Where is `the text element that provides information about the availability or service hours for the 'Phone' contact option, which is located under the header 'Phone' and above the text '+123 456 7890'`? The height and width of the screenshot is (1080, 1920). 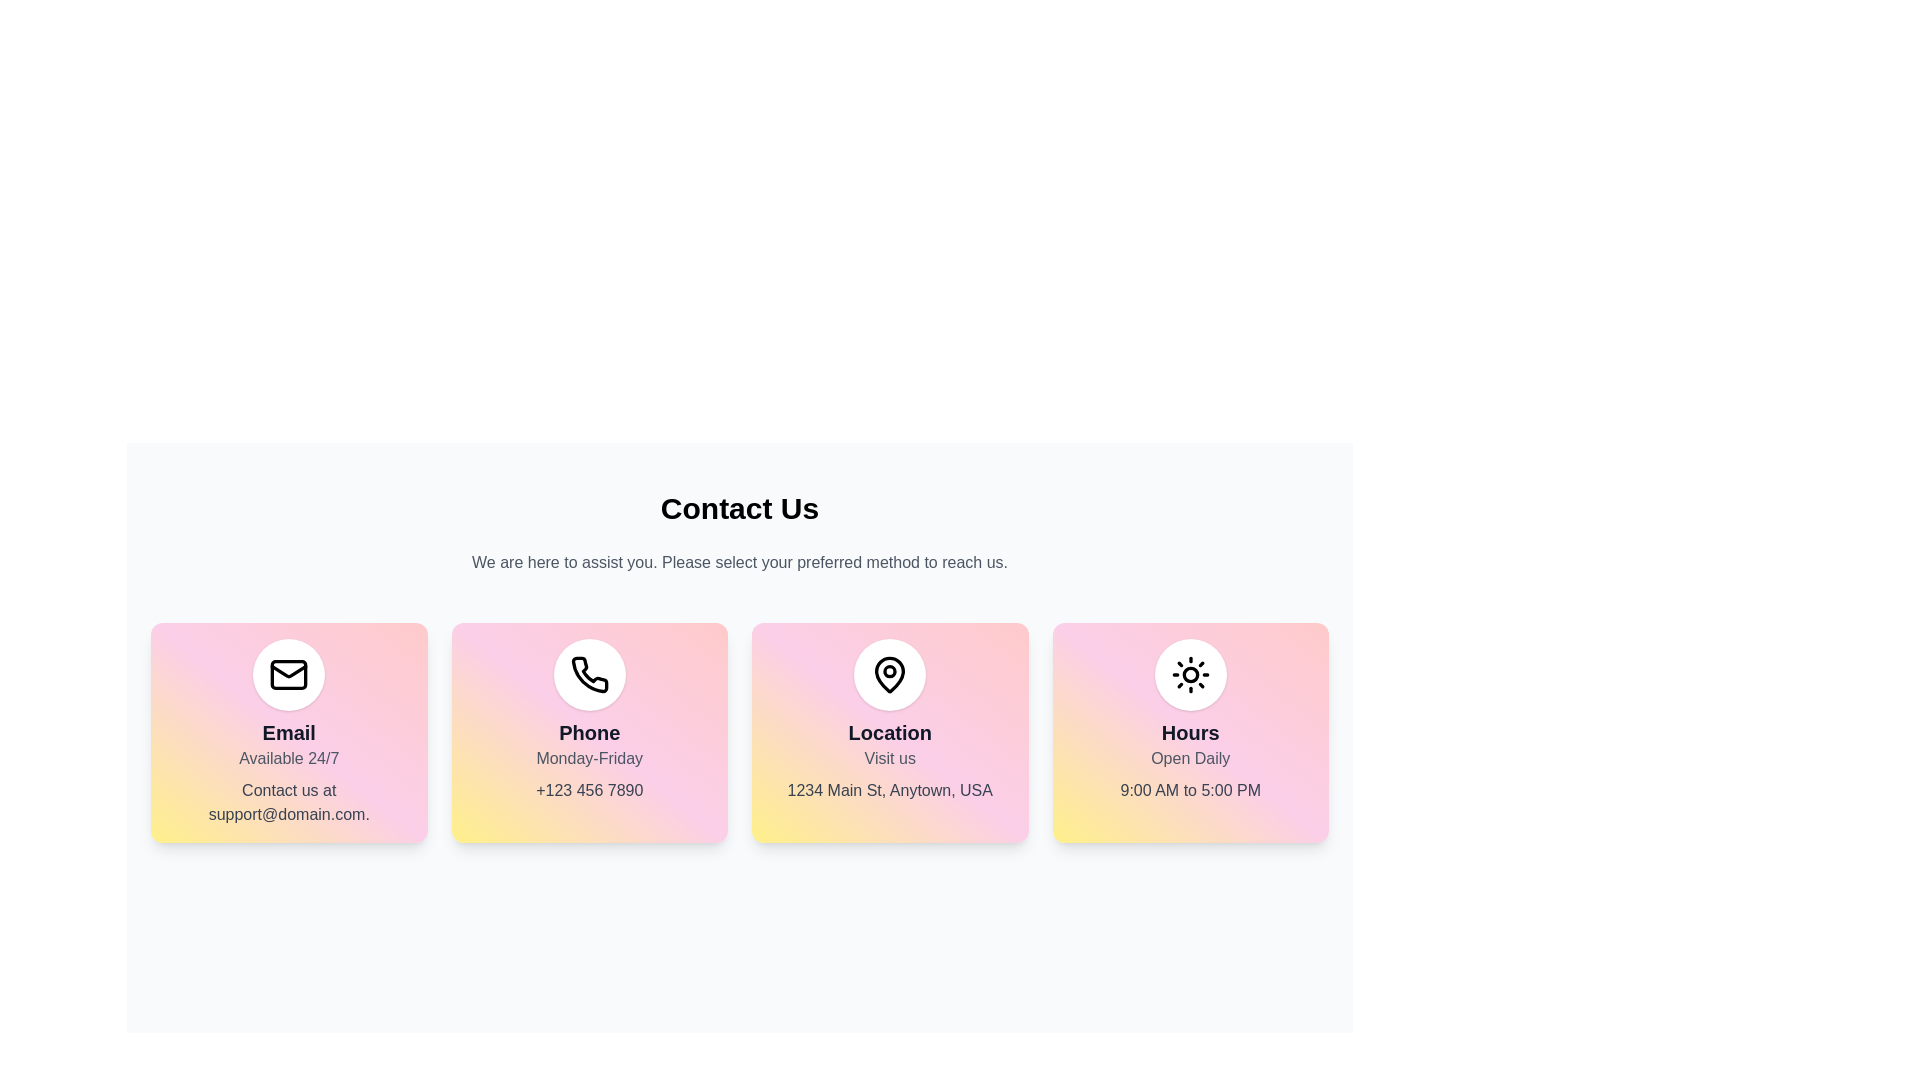 the text element that provides information about the availability or service hours for the 'Phone' contact option, which is located under the header 'Phone' and above the text '+123 456 7890' is located at coordinates (588, 759).